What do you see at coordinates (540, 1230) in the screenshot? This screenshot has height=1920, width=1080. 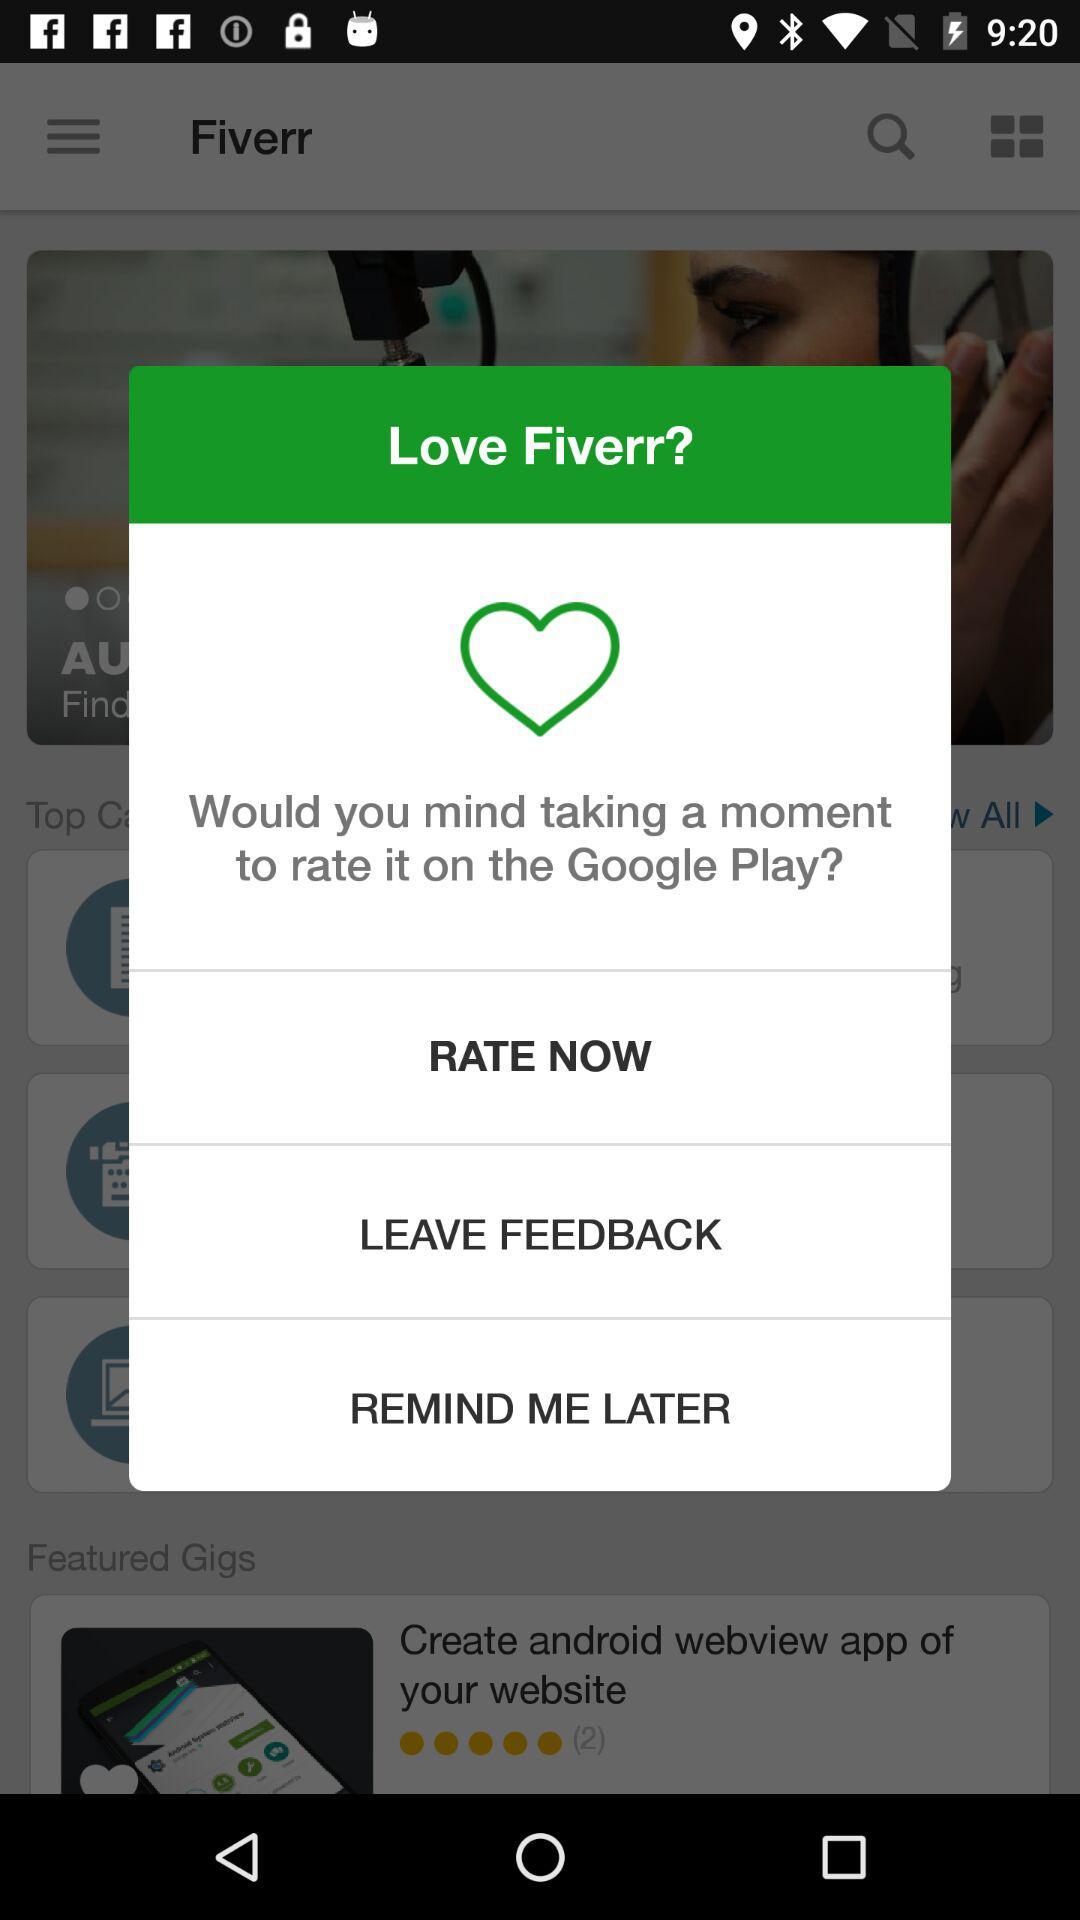 I see `leave feedback item` at bounding box center [540, 1230].